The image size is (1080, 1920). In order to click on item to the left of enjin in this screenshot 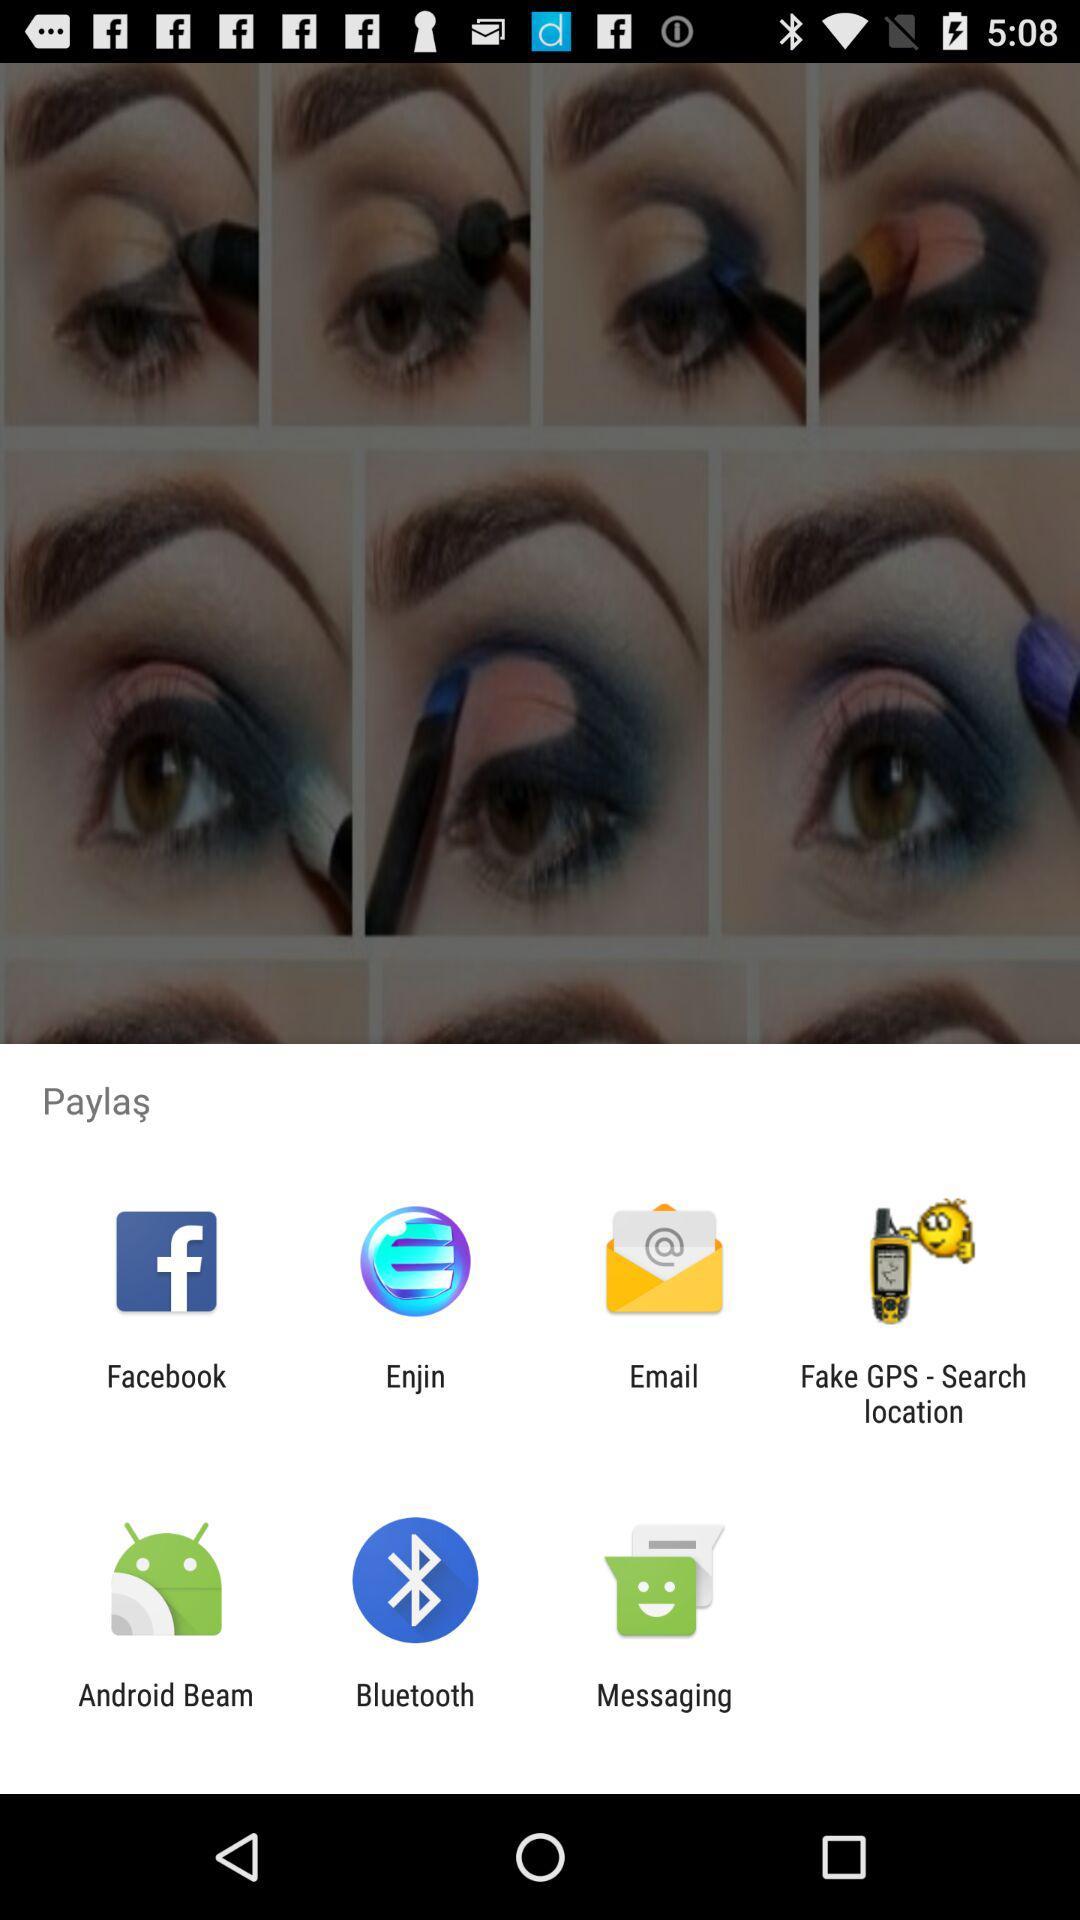, I will do `click(165, 1392)`.